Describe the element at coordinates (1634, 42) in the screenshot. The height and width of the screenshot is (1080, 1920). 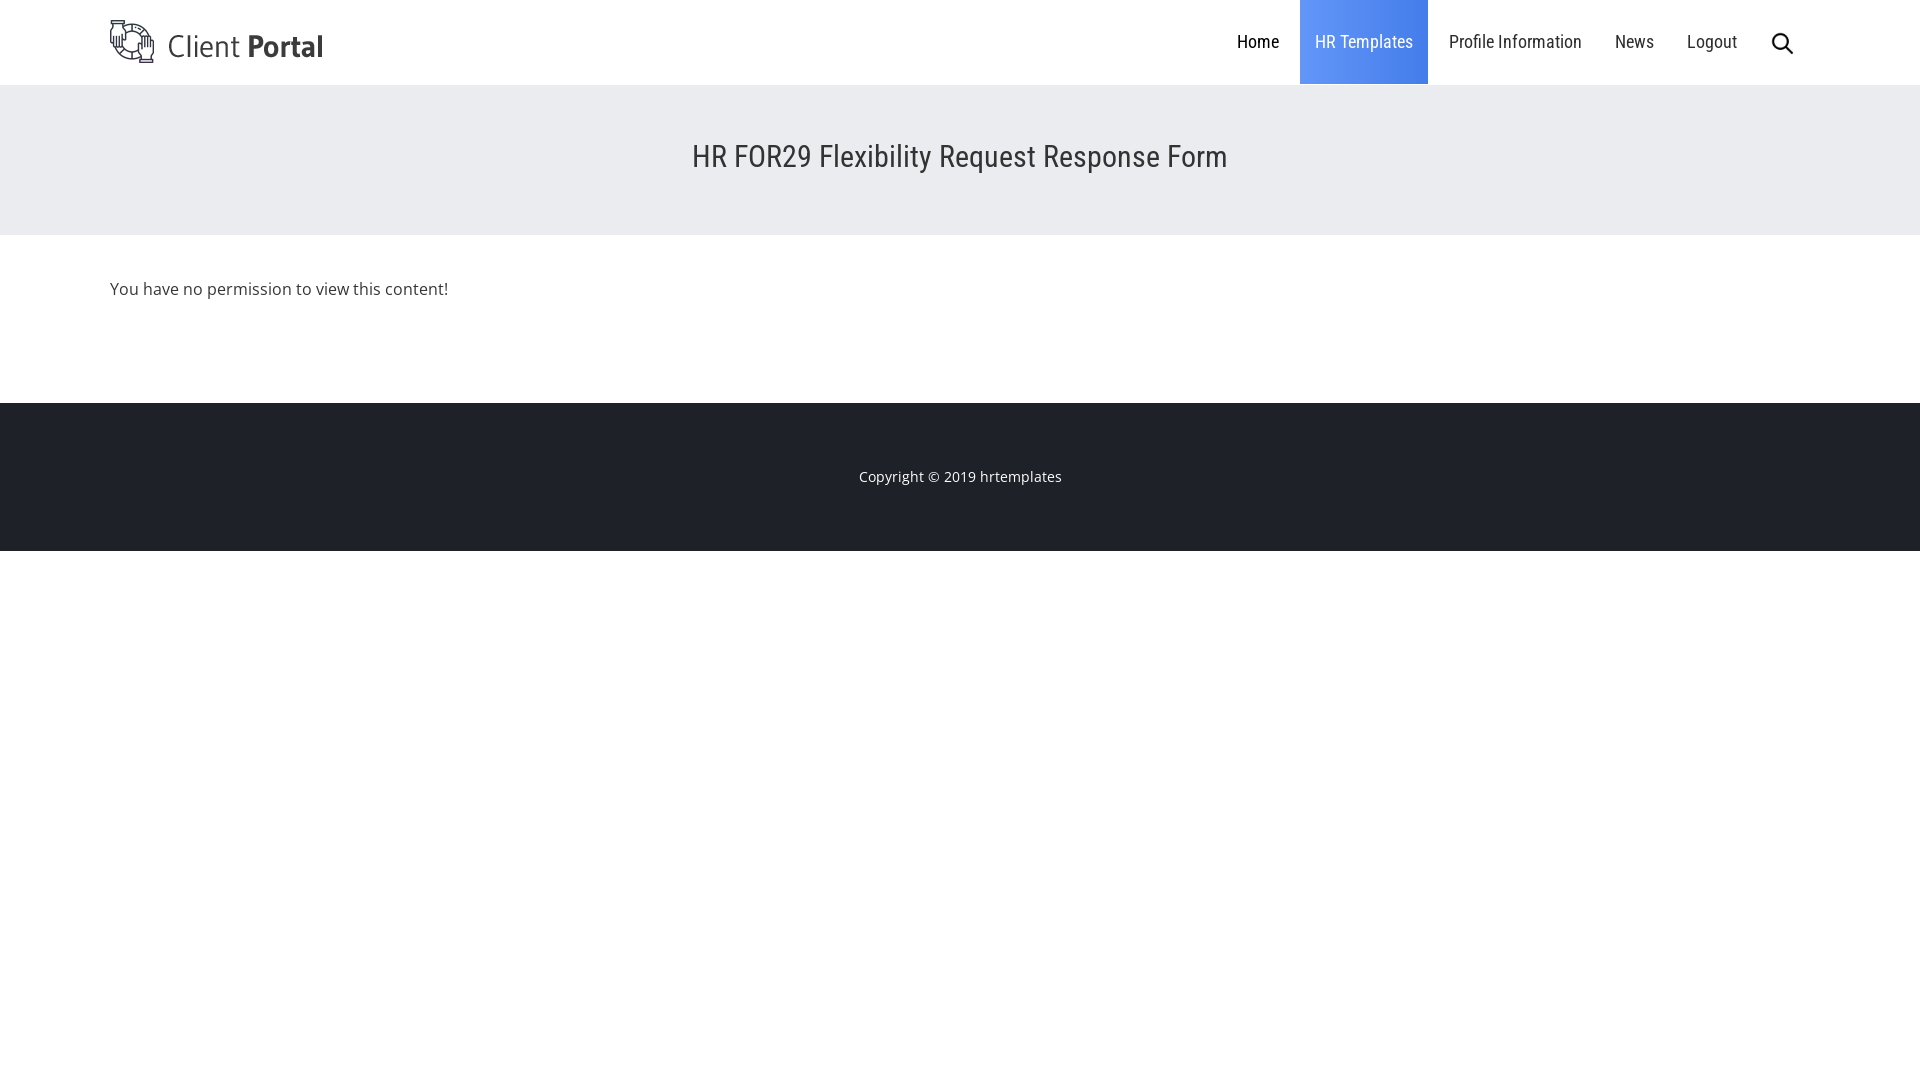
I see `'News'` at that location.